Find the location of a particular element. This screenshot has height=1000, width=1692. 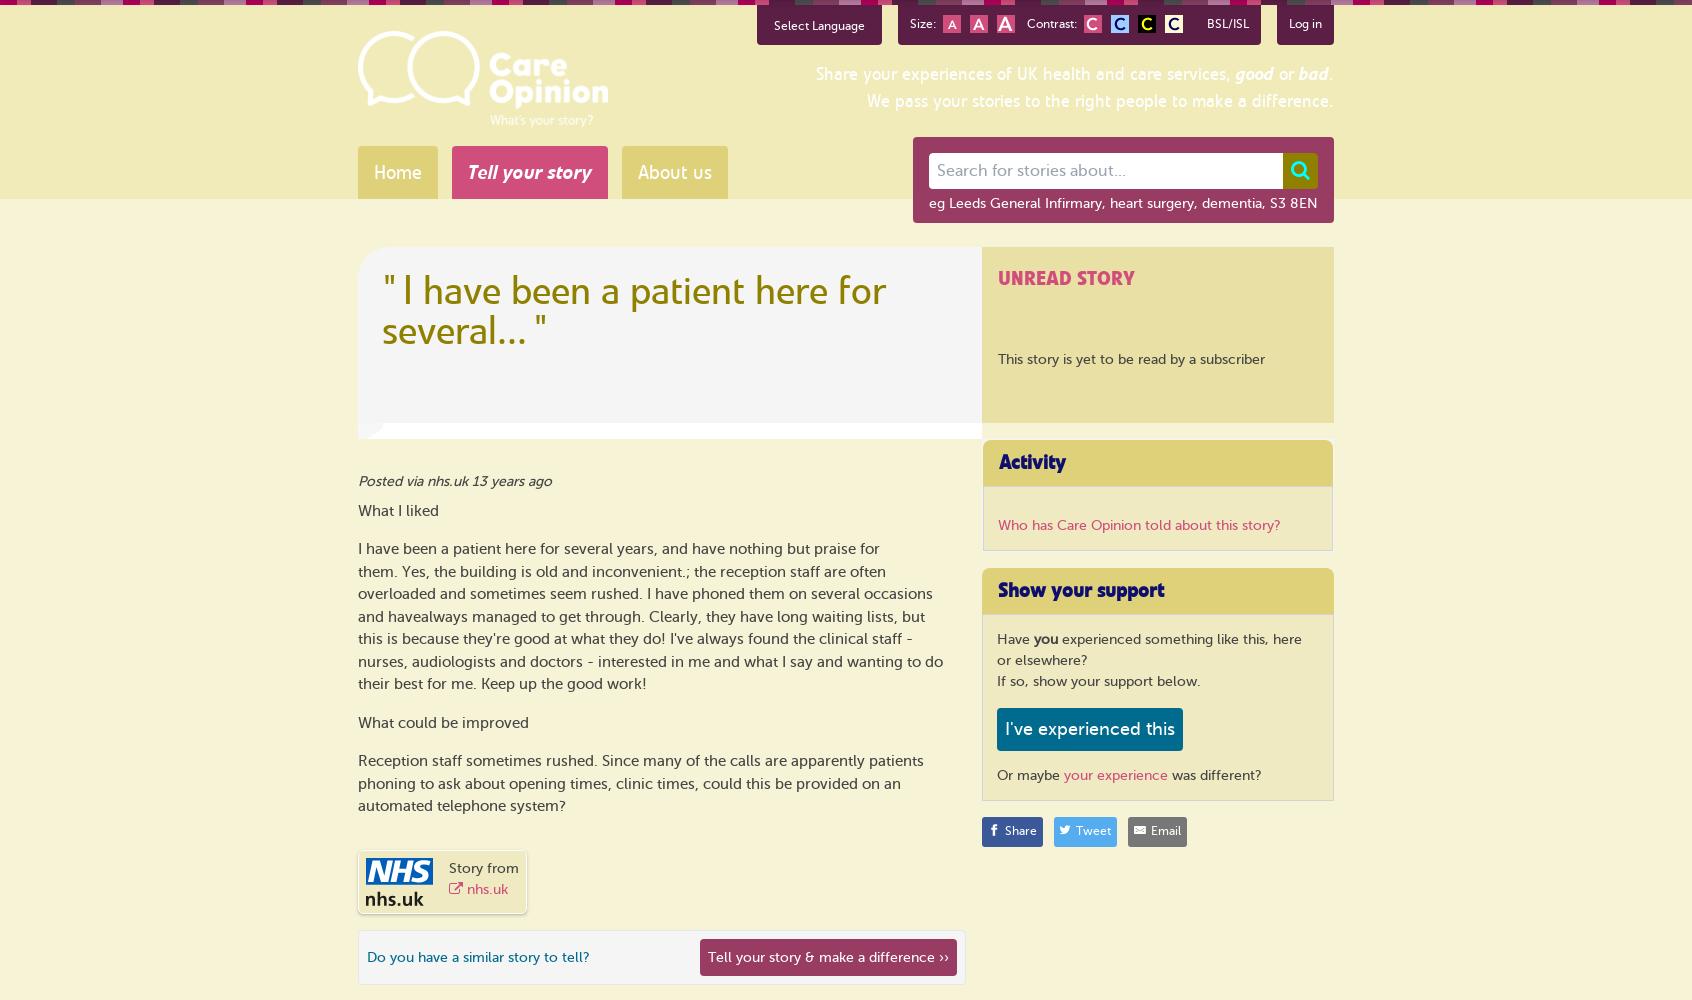

'or' is located at coordinates (1273, 73).